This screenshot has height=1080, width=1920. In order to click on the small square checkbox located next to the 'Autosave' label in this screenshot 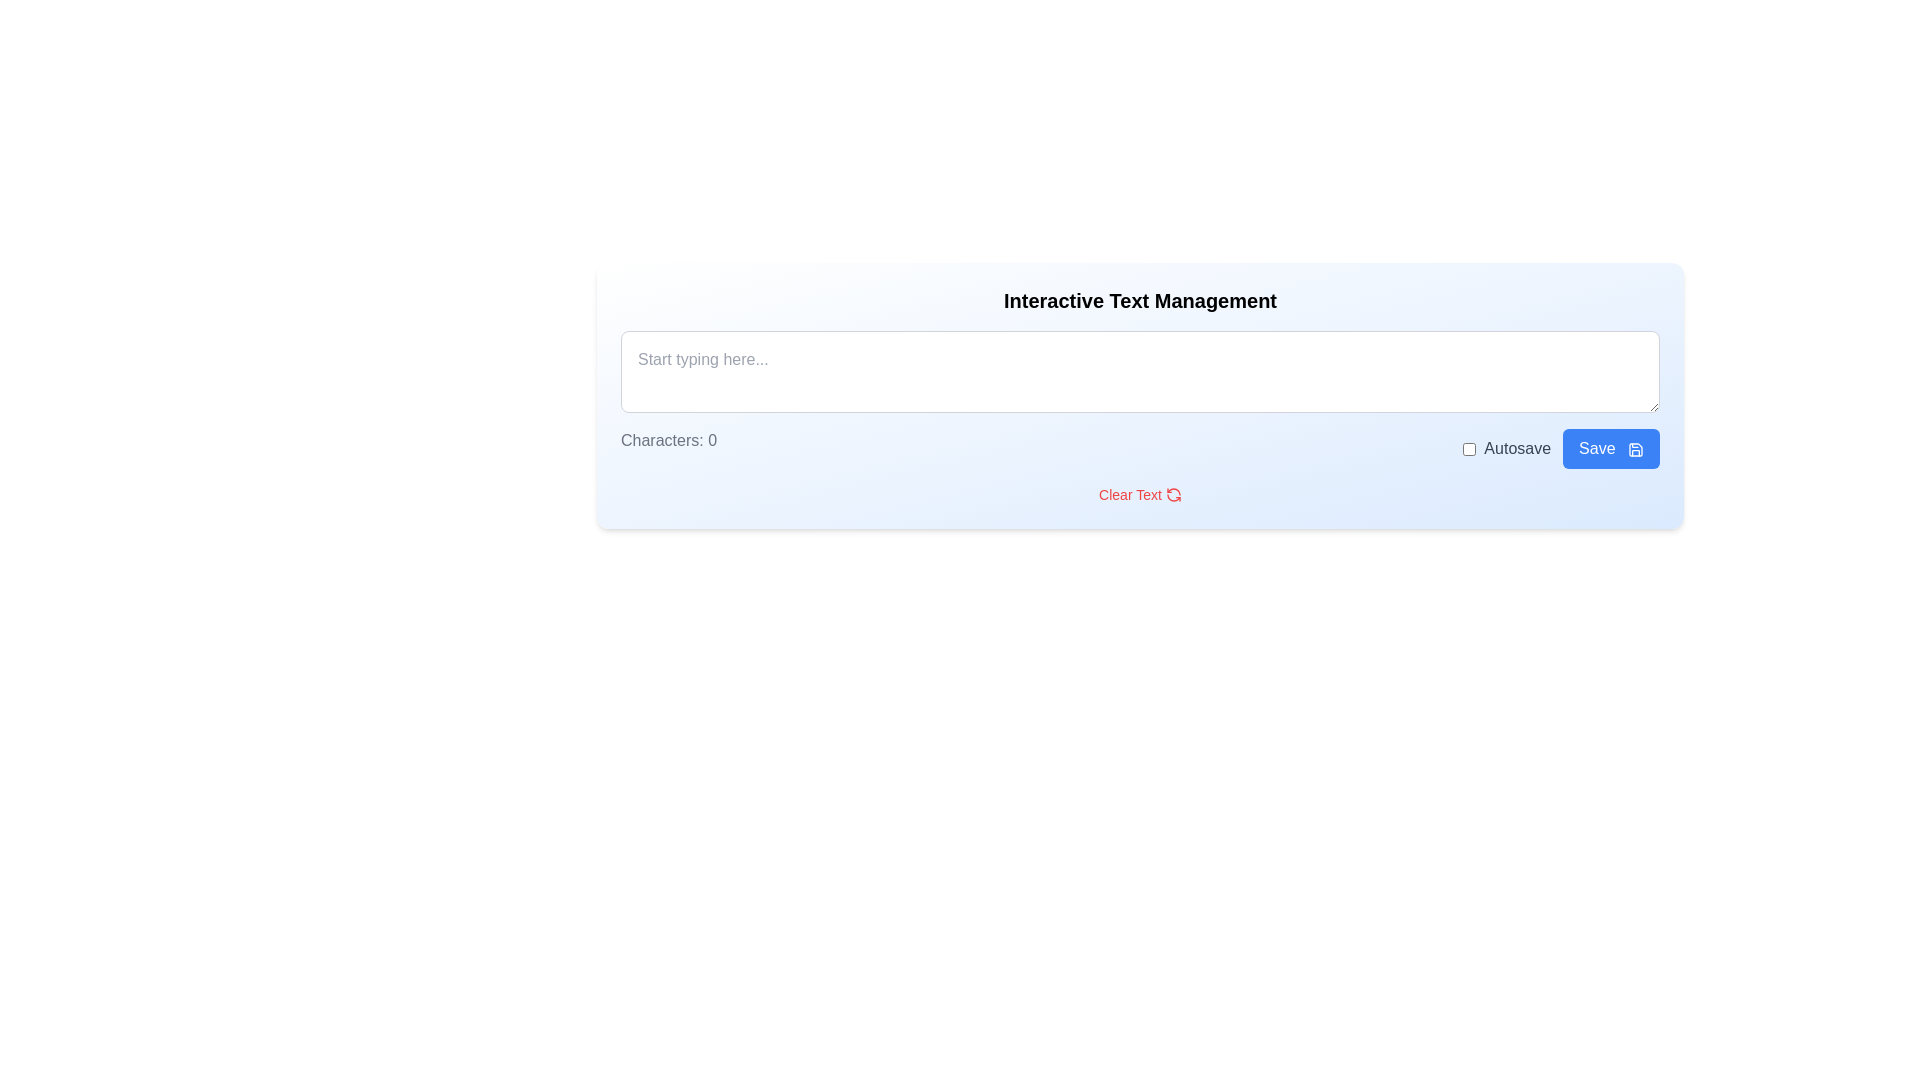, I will do `click(1469, 447)`.